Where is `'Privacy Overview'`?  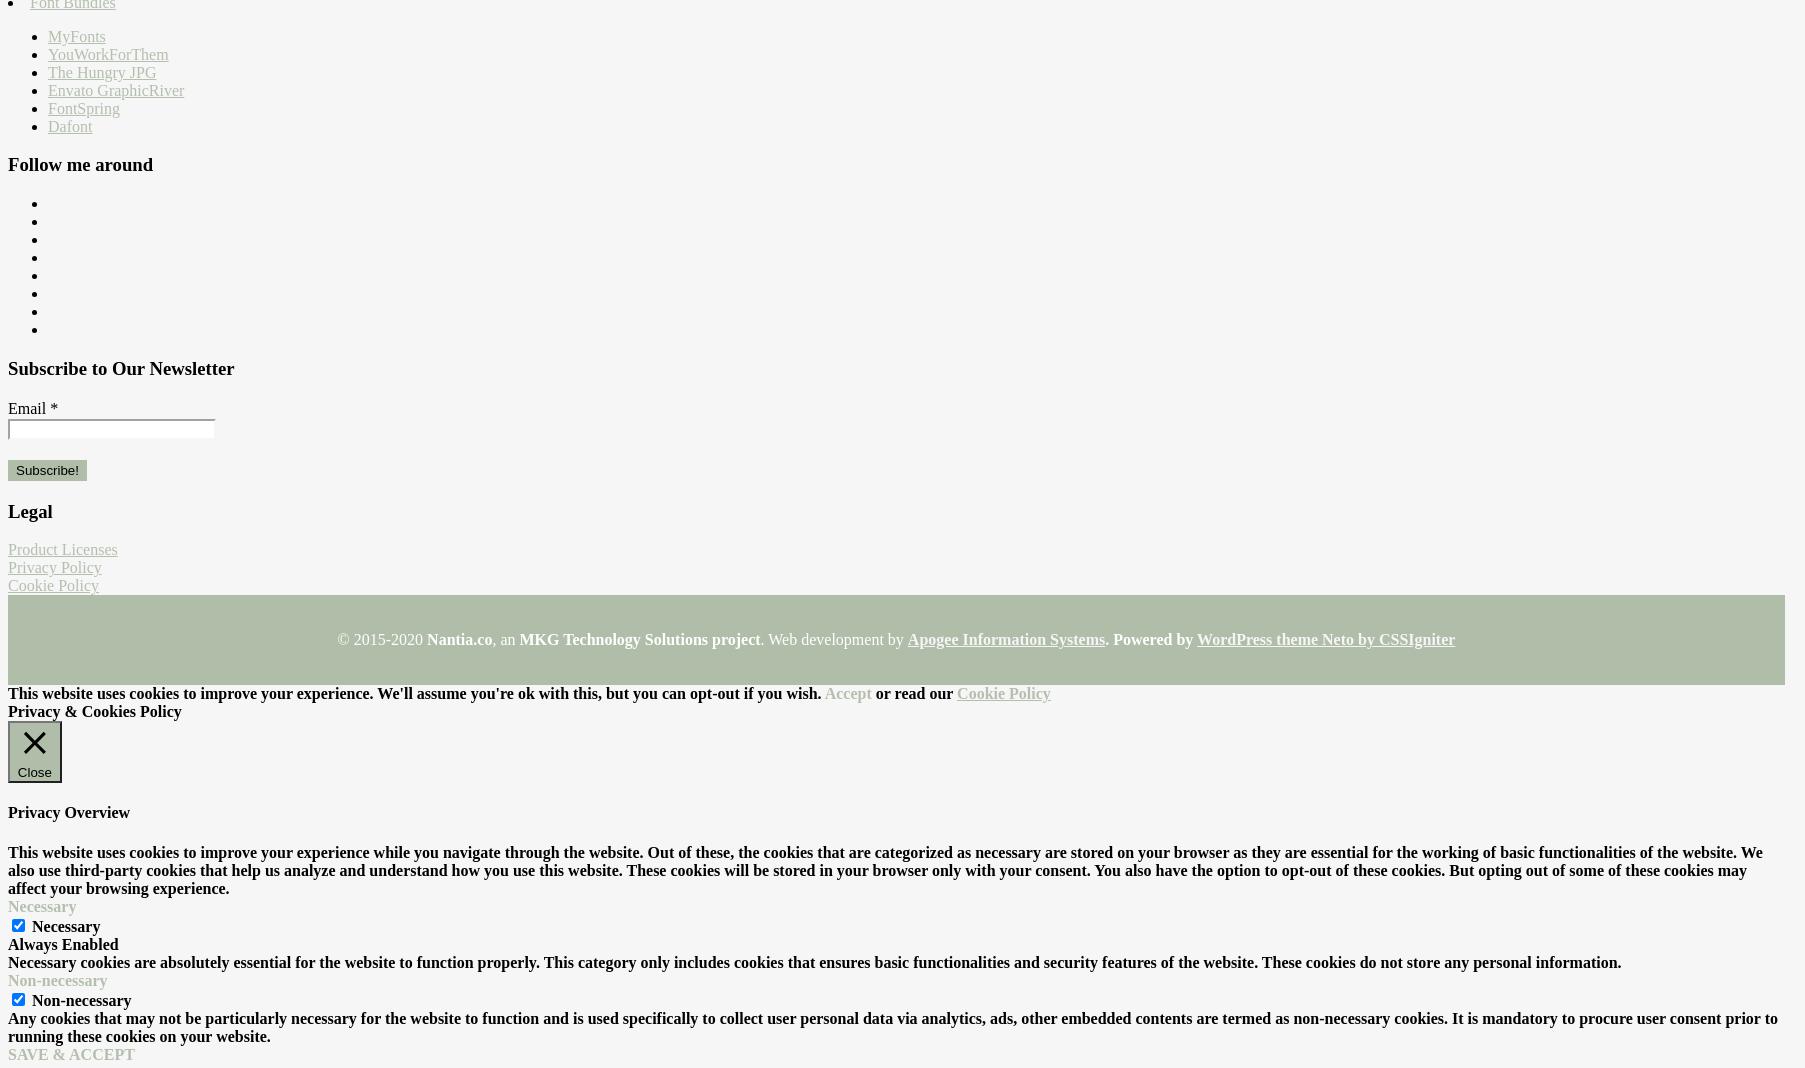
'Privacy Overview' is located at coordinates (67, 811).